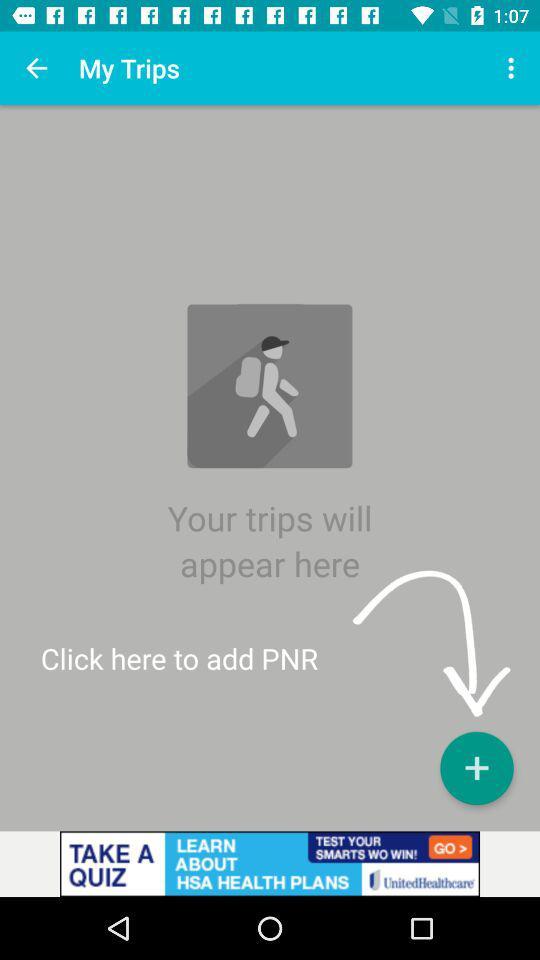 The width and height of the screenshot is (540, 960). I want to click on the add icon, so click(475, 767).